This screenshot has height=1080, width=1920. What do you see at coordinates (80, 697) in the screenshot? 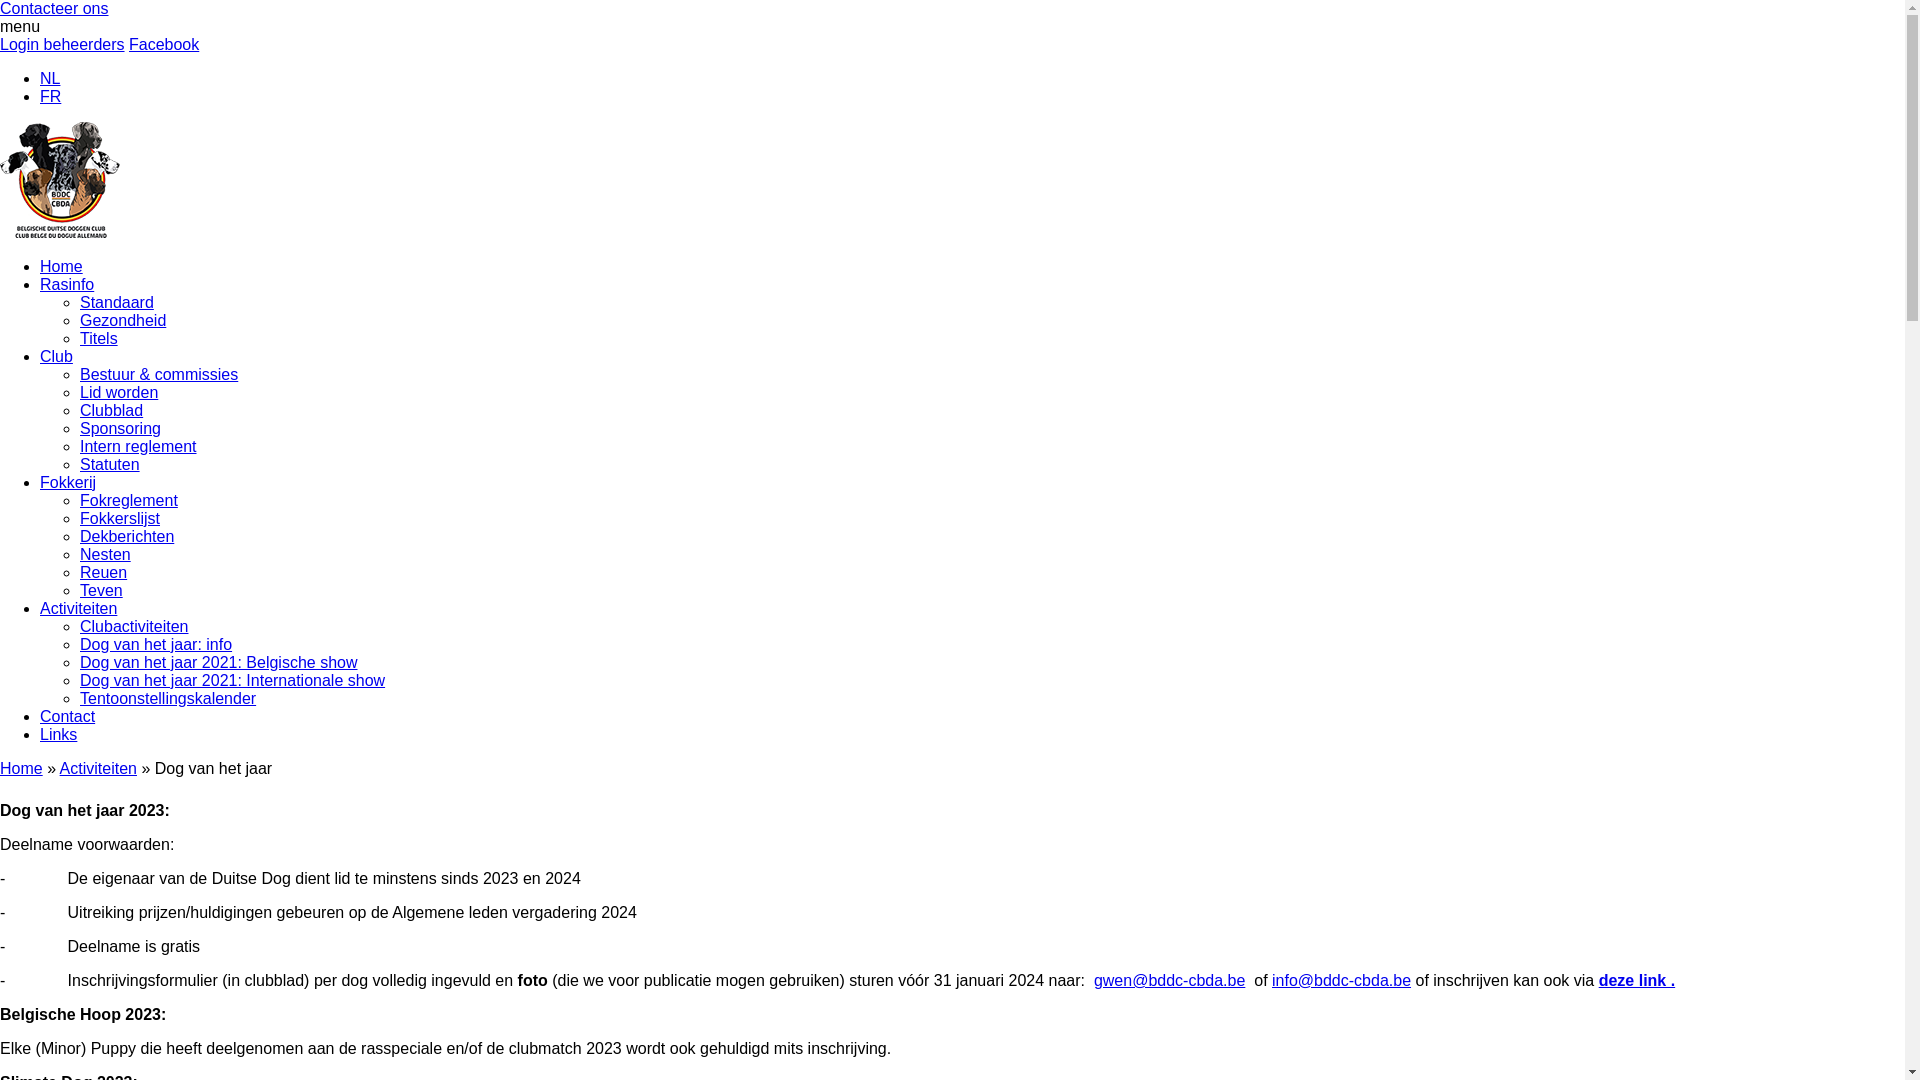
I see `'Tentoonstellingskalender'` at bounding box center [80, 697].